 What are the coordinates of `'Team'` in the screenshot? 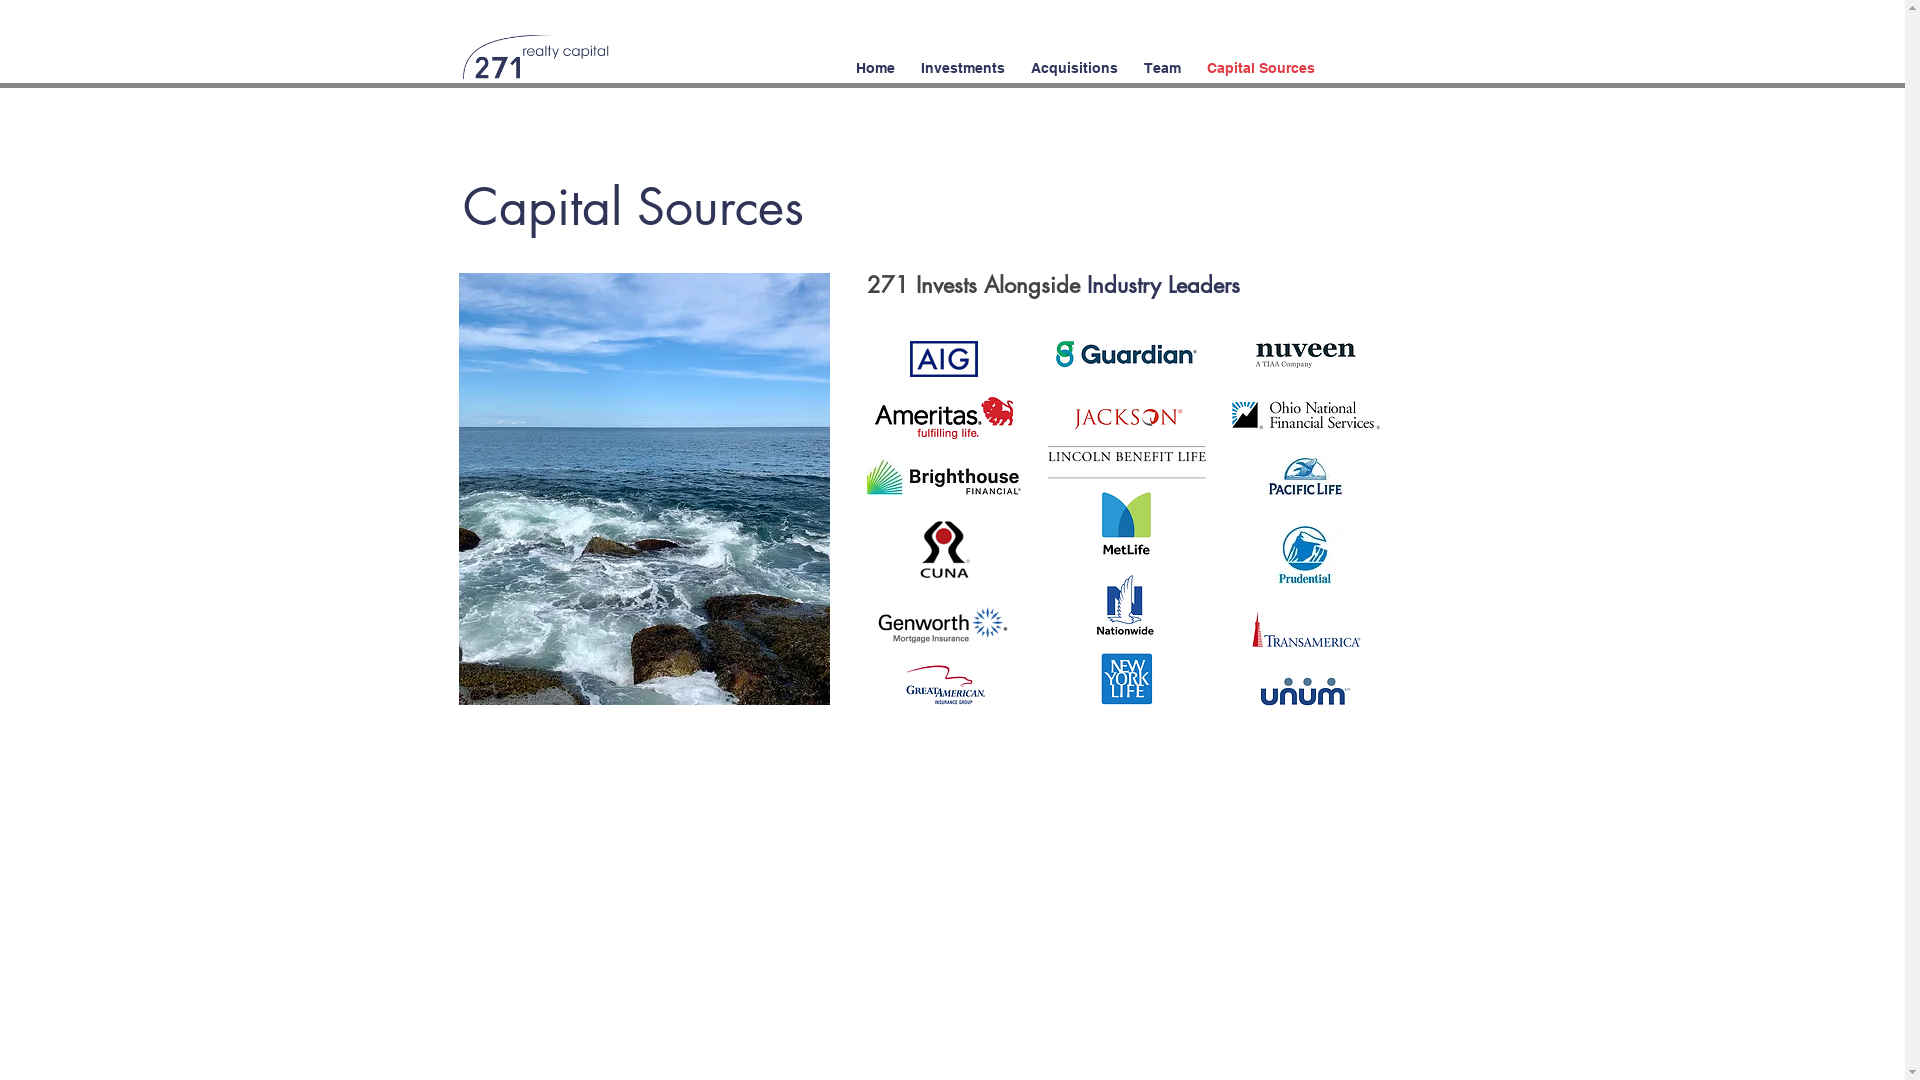 It's located at (1129, 58).